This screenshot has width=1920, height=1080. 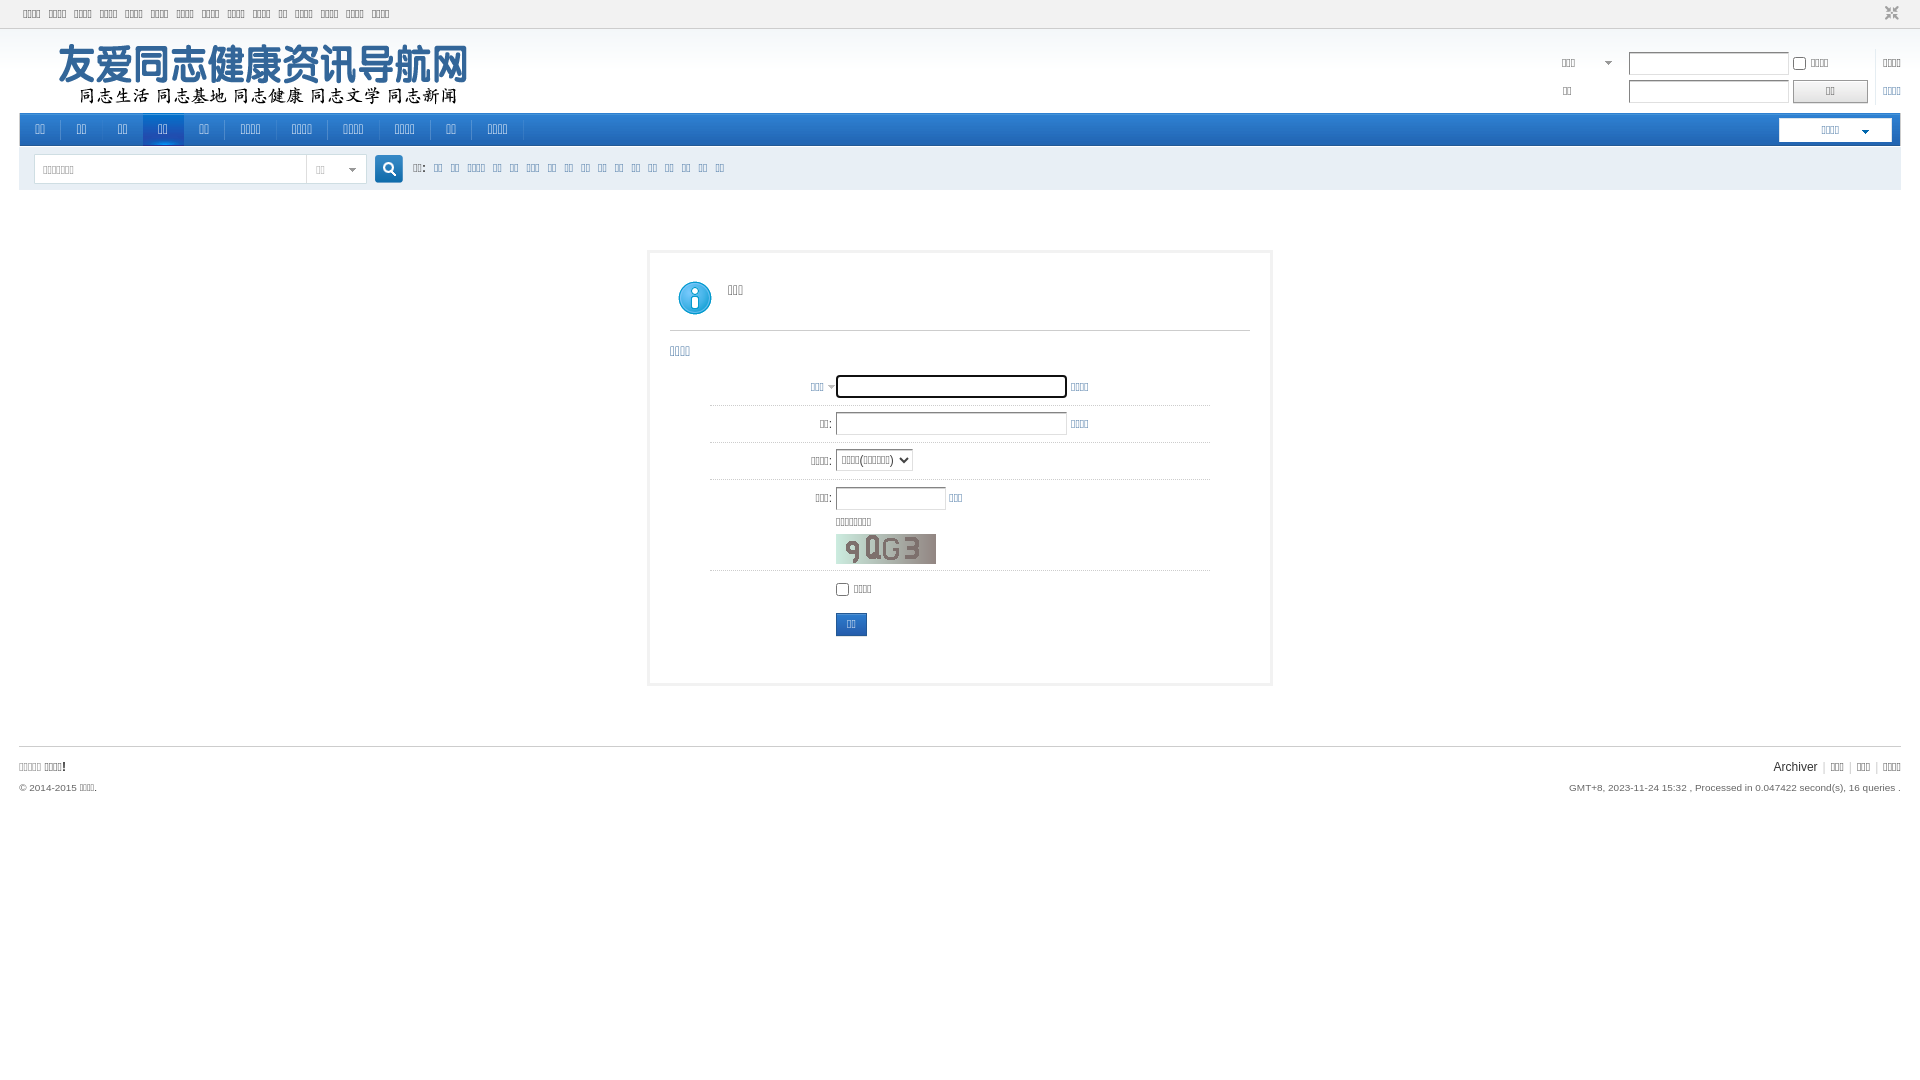 What do you see at coordinates (1774, 766) in the screenshot?
I see `'Archiver'` at bounding box center [1774, 766].